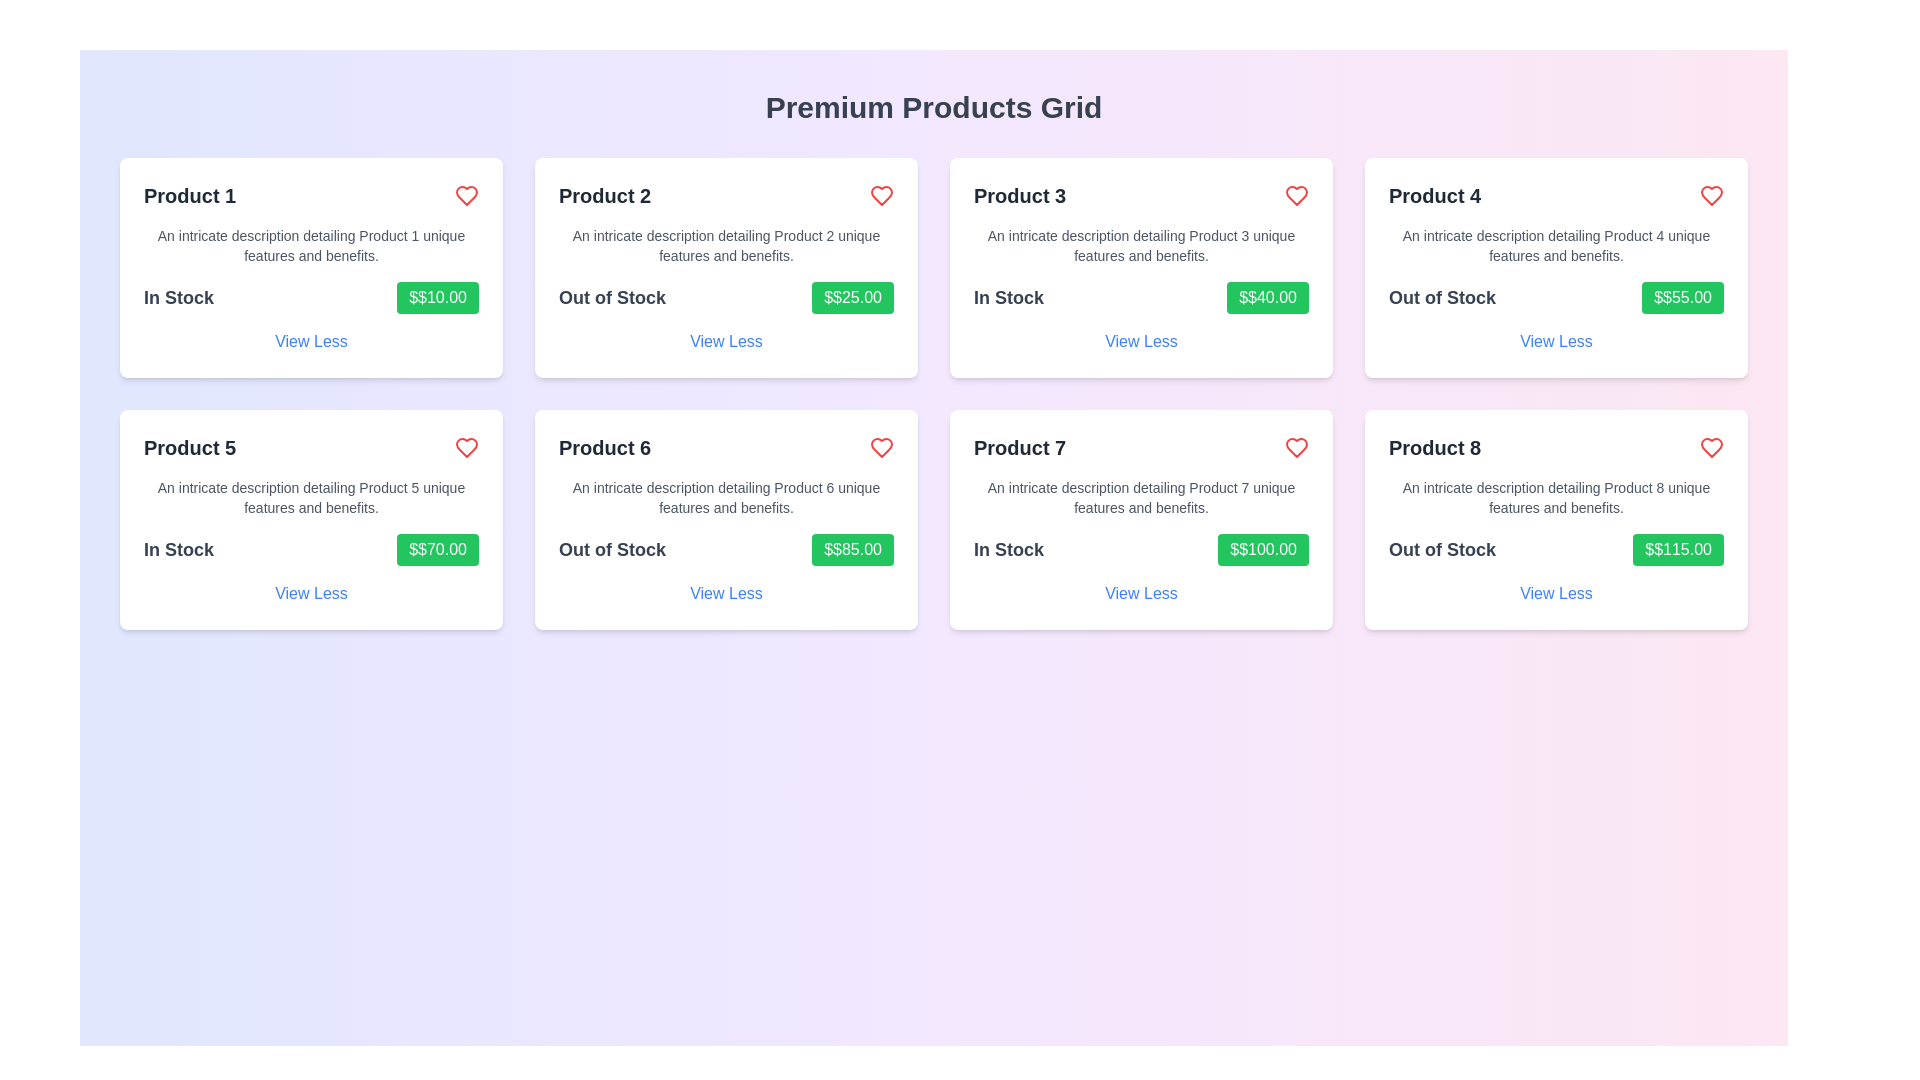 The width and height of the screenshot is (1920, 1080). Describe the element at coordinates (1141, 245) in the screenshot. I see `the text display element that shows the description for 'Product 3', which is styled with small gray text reading: 'An intricate description detailing Product 3 unique features and benefits.'` at that location.